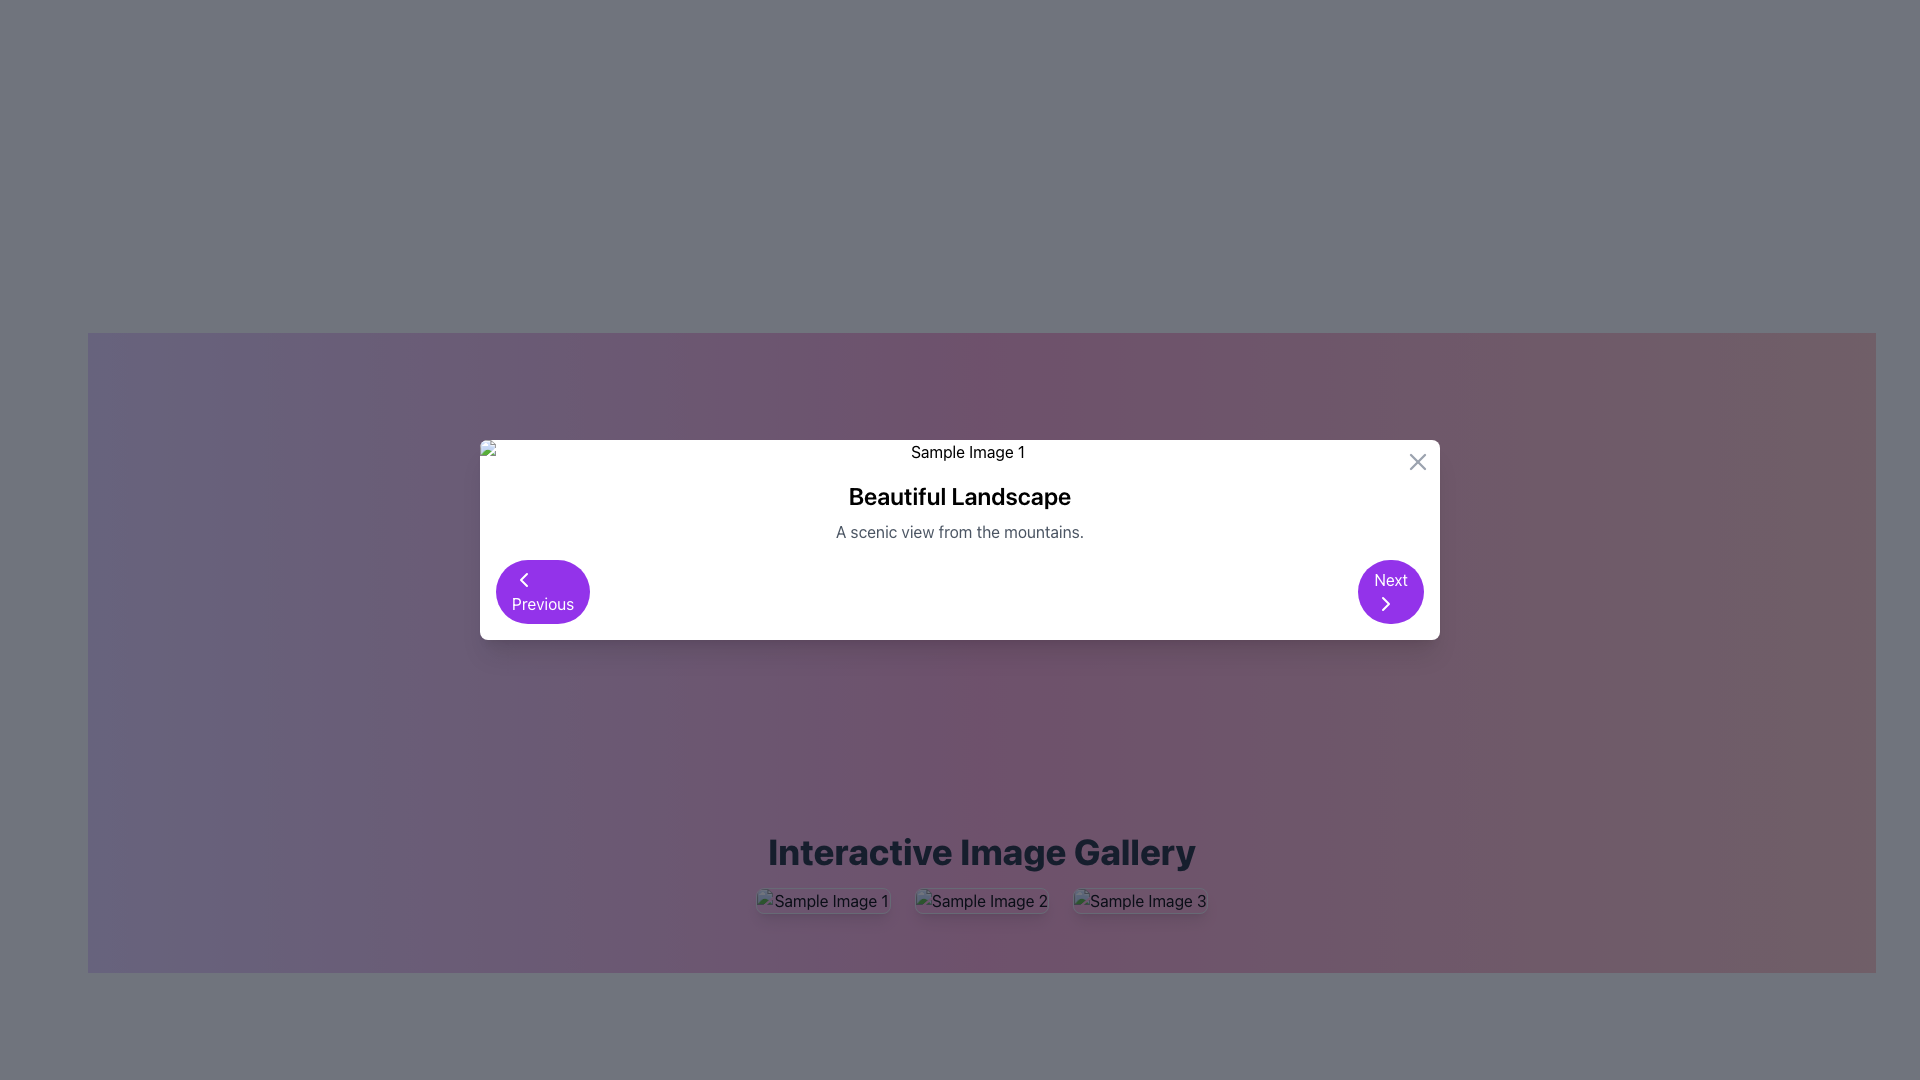 This screenshot has width=1920, height=1080. Describe the element at coordinates (543, 590) in the screenshot. I see `the purple 'Previous' button with rounded edges and a left-pointing chevron icon` at that location.